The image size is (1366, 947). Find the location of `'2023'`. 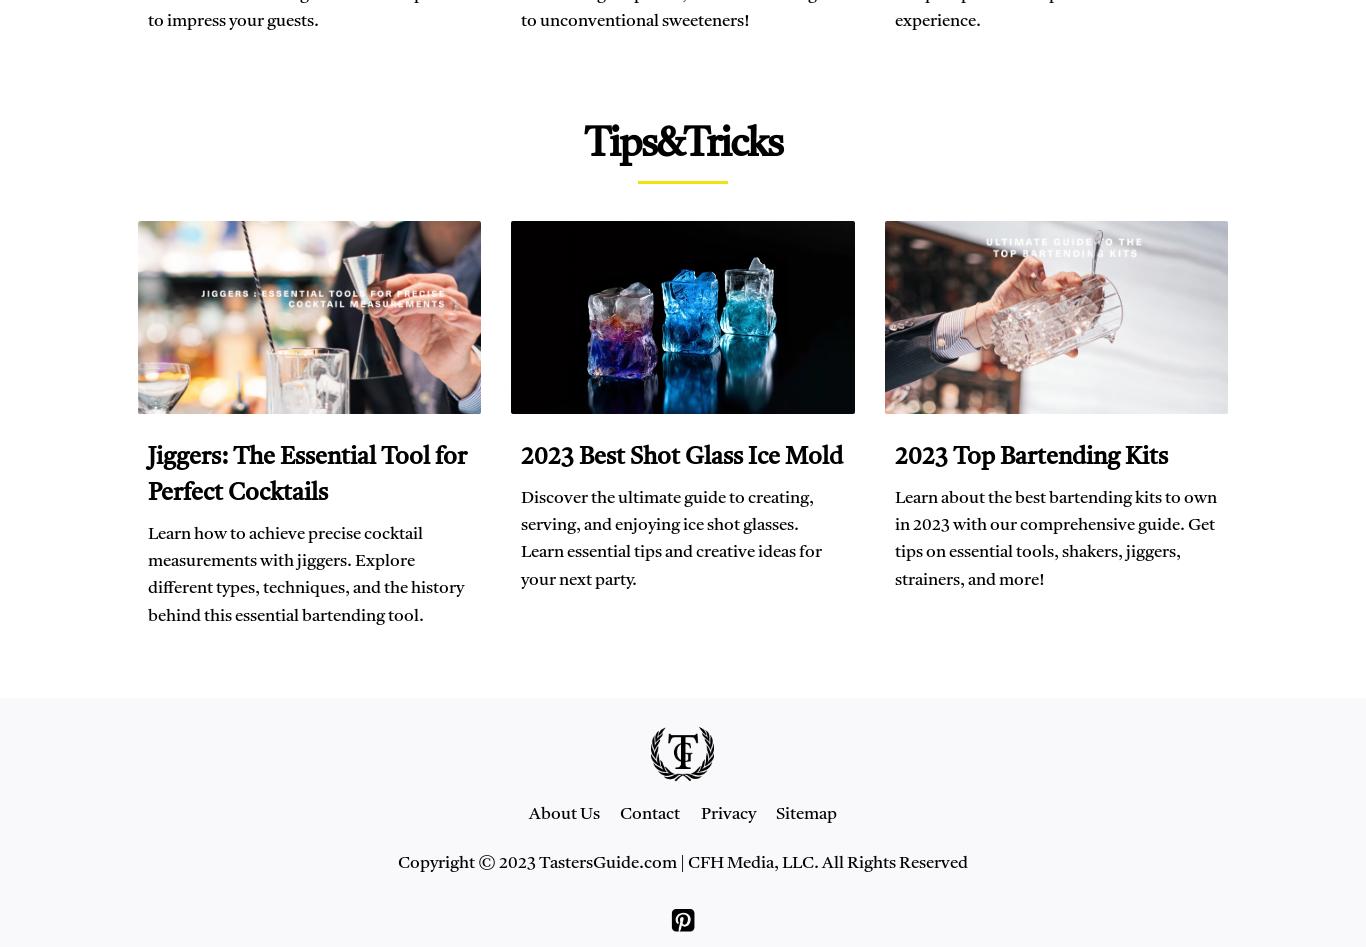

'2023' is located at coordinates (923, 457).